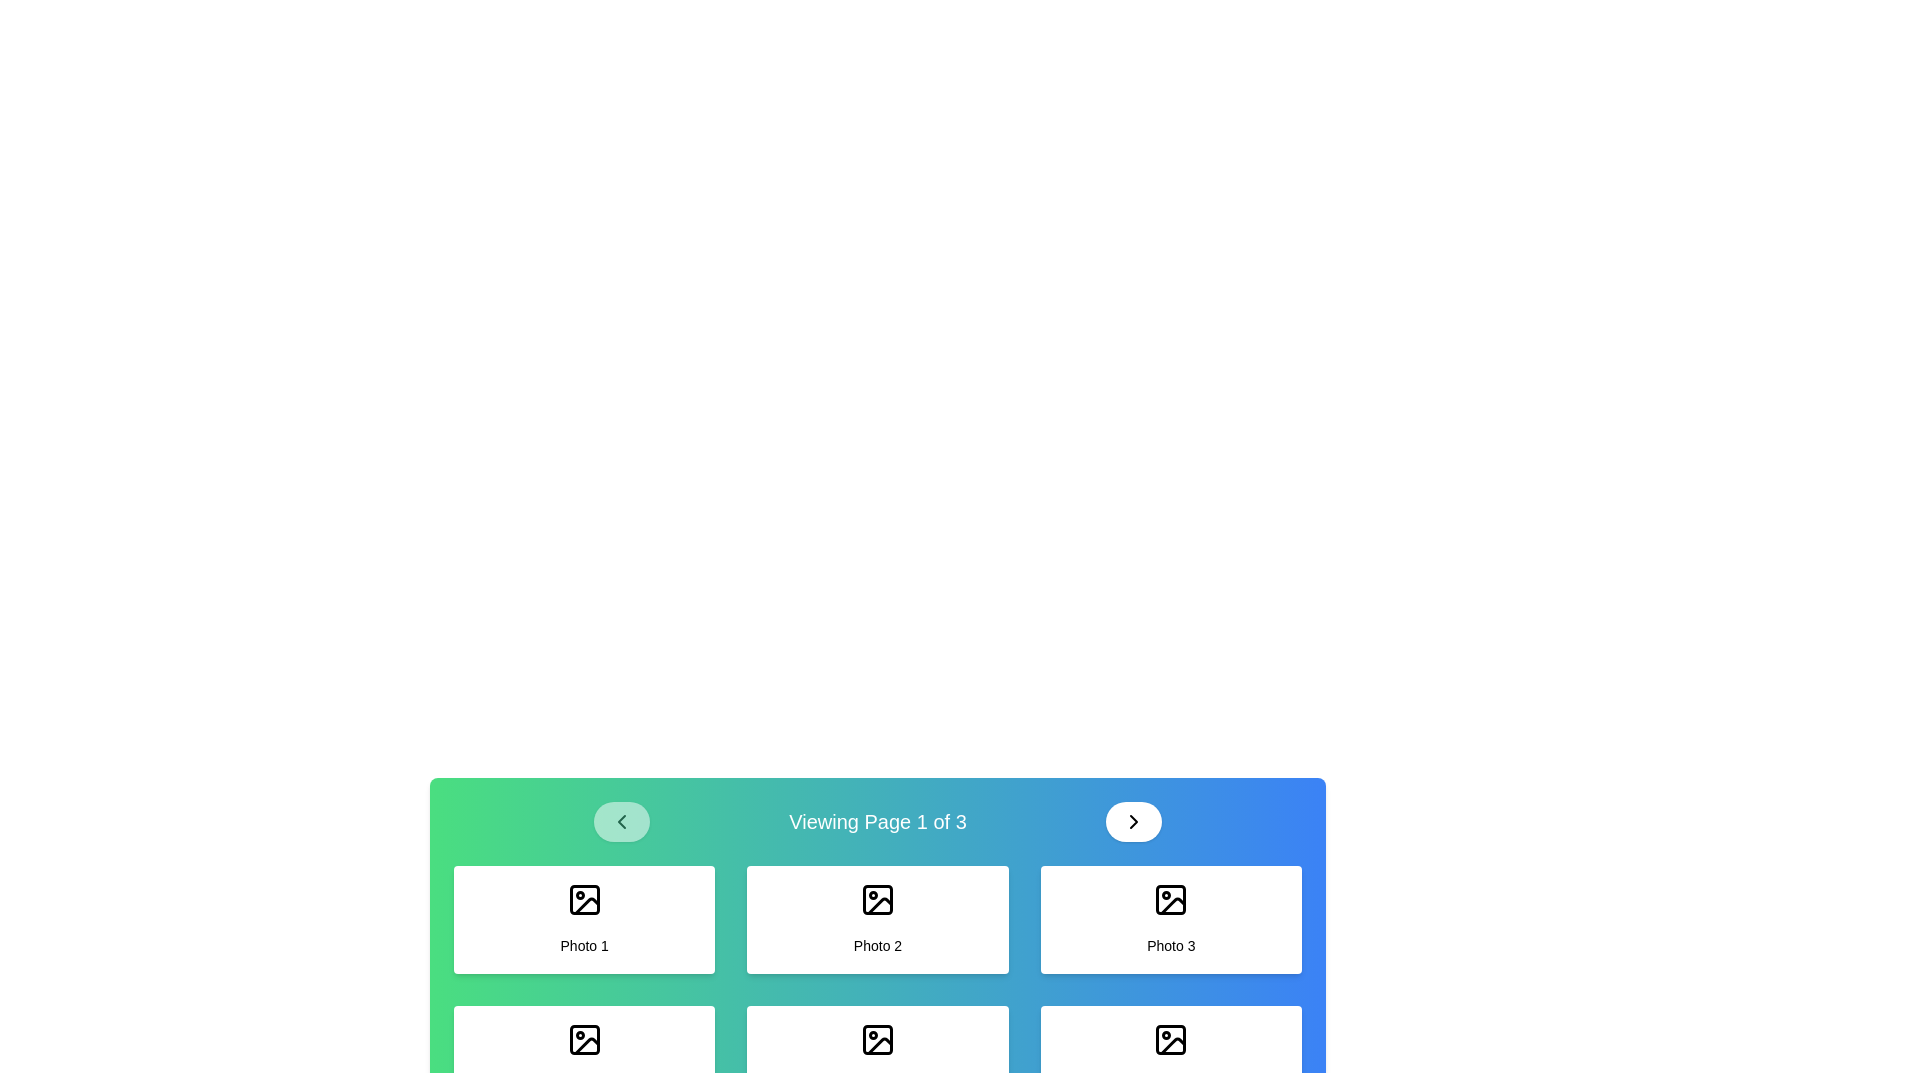  I want to click on the label displaying the current page number and total number of pages, which is centrally located above the image grid in the navigation interface, so click(878, 821).